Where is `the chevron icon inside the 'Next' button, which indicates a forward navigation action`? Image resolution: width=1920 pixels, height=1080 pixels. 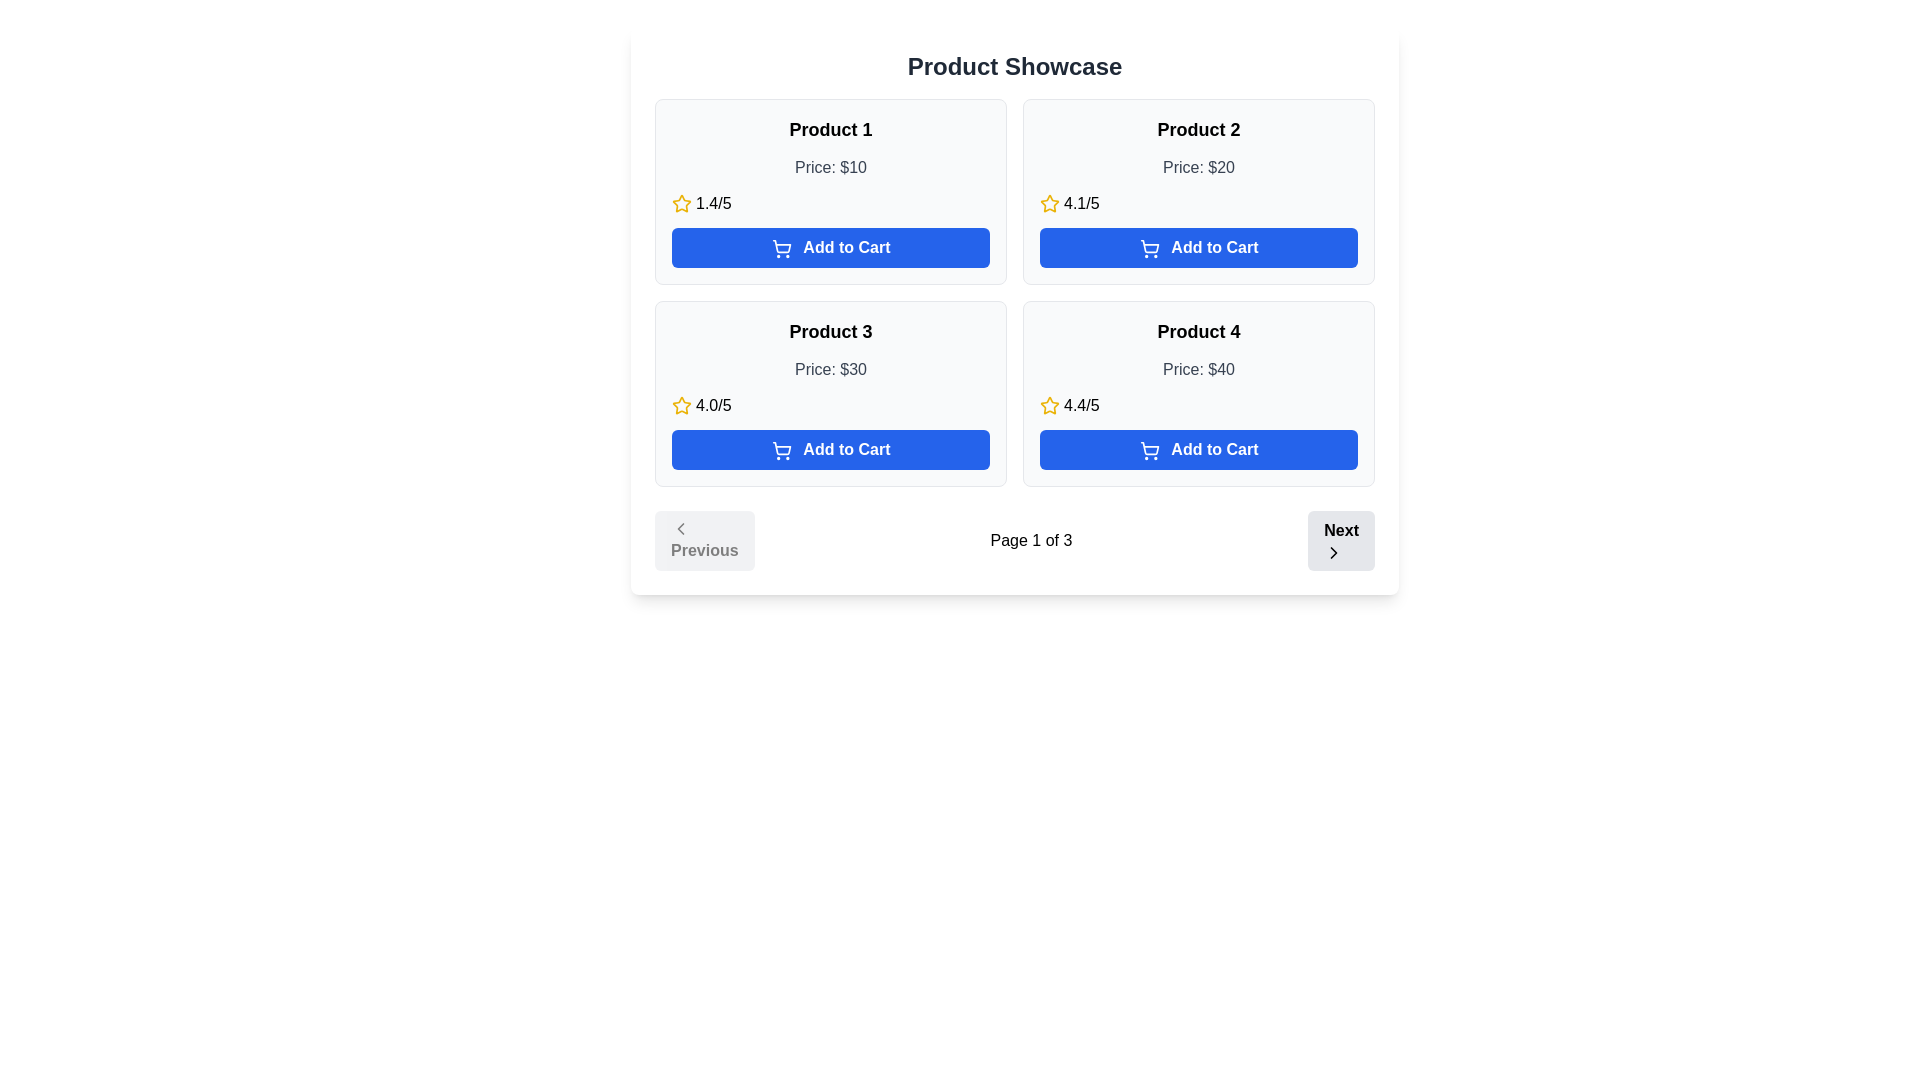 the chevron icon inside the 'Next' button, which indicates a forward navigation action is located at coordinates (1334, 552).